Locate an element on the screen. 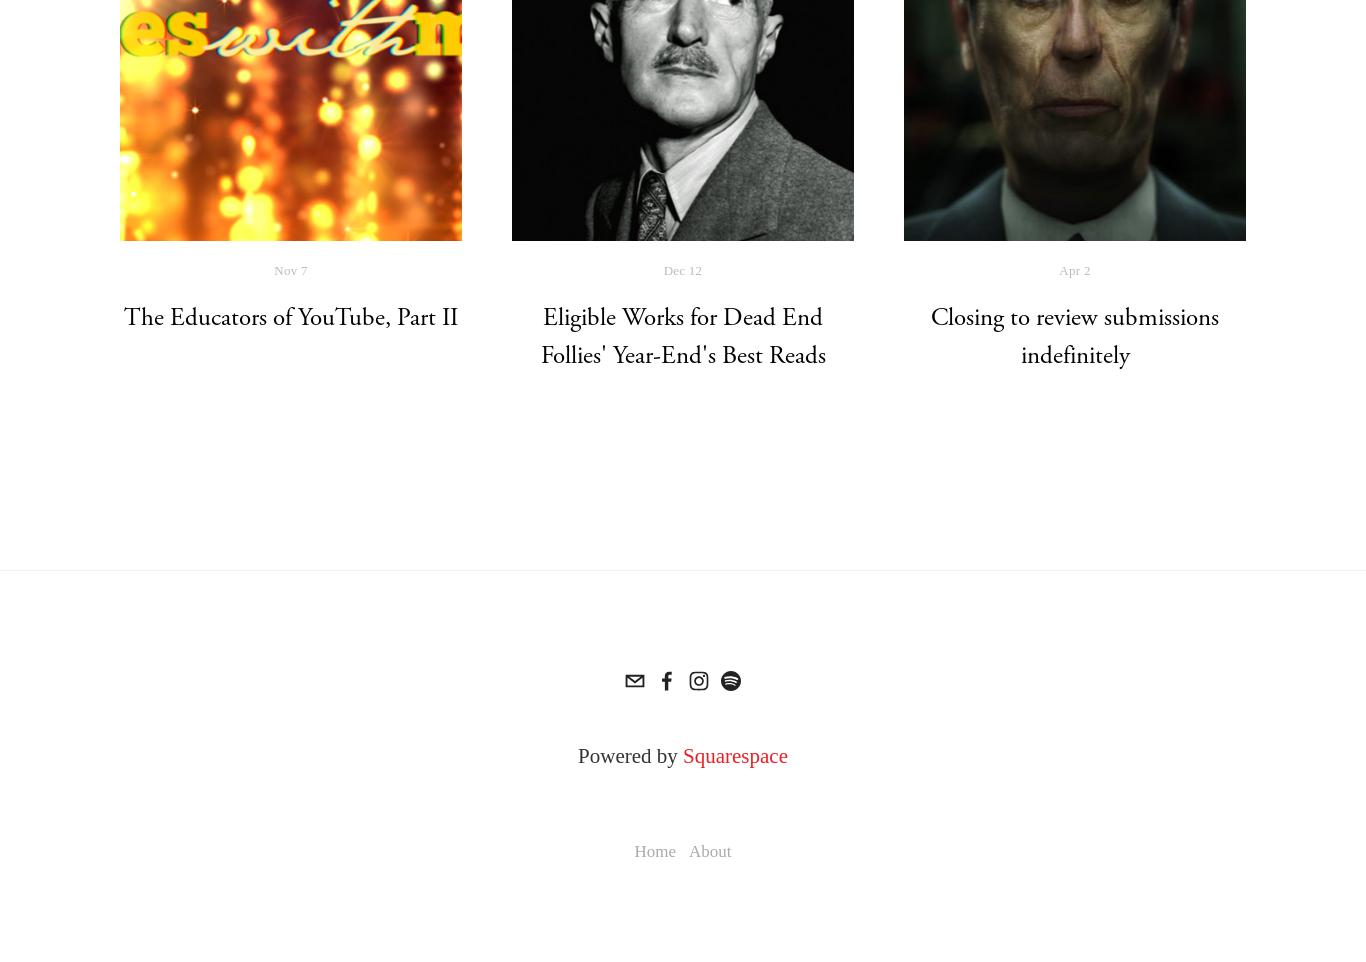 The image size is (1366, 962). '7' is located at coordinates (303, 269).